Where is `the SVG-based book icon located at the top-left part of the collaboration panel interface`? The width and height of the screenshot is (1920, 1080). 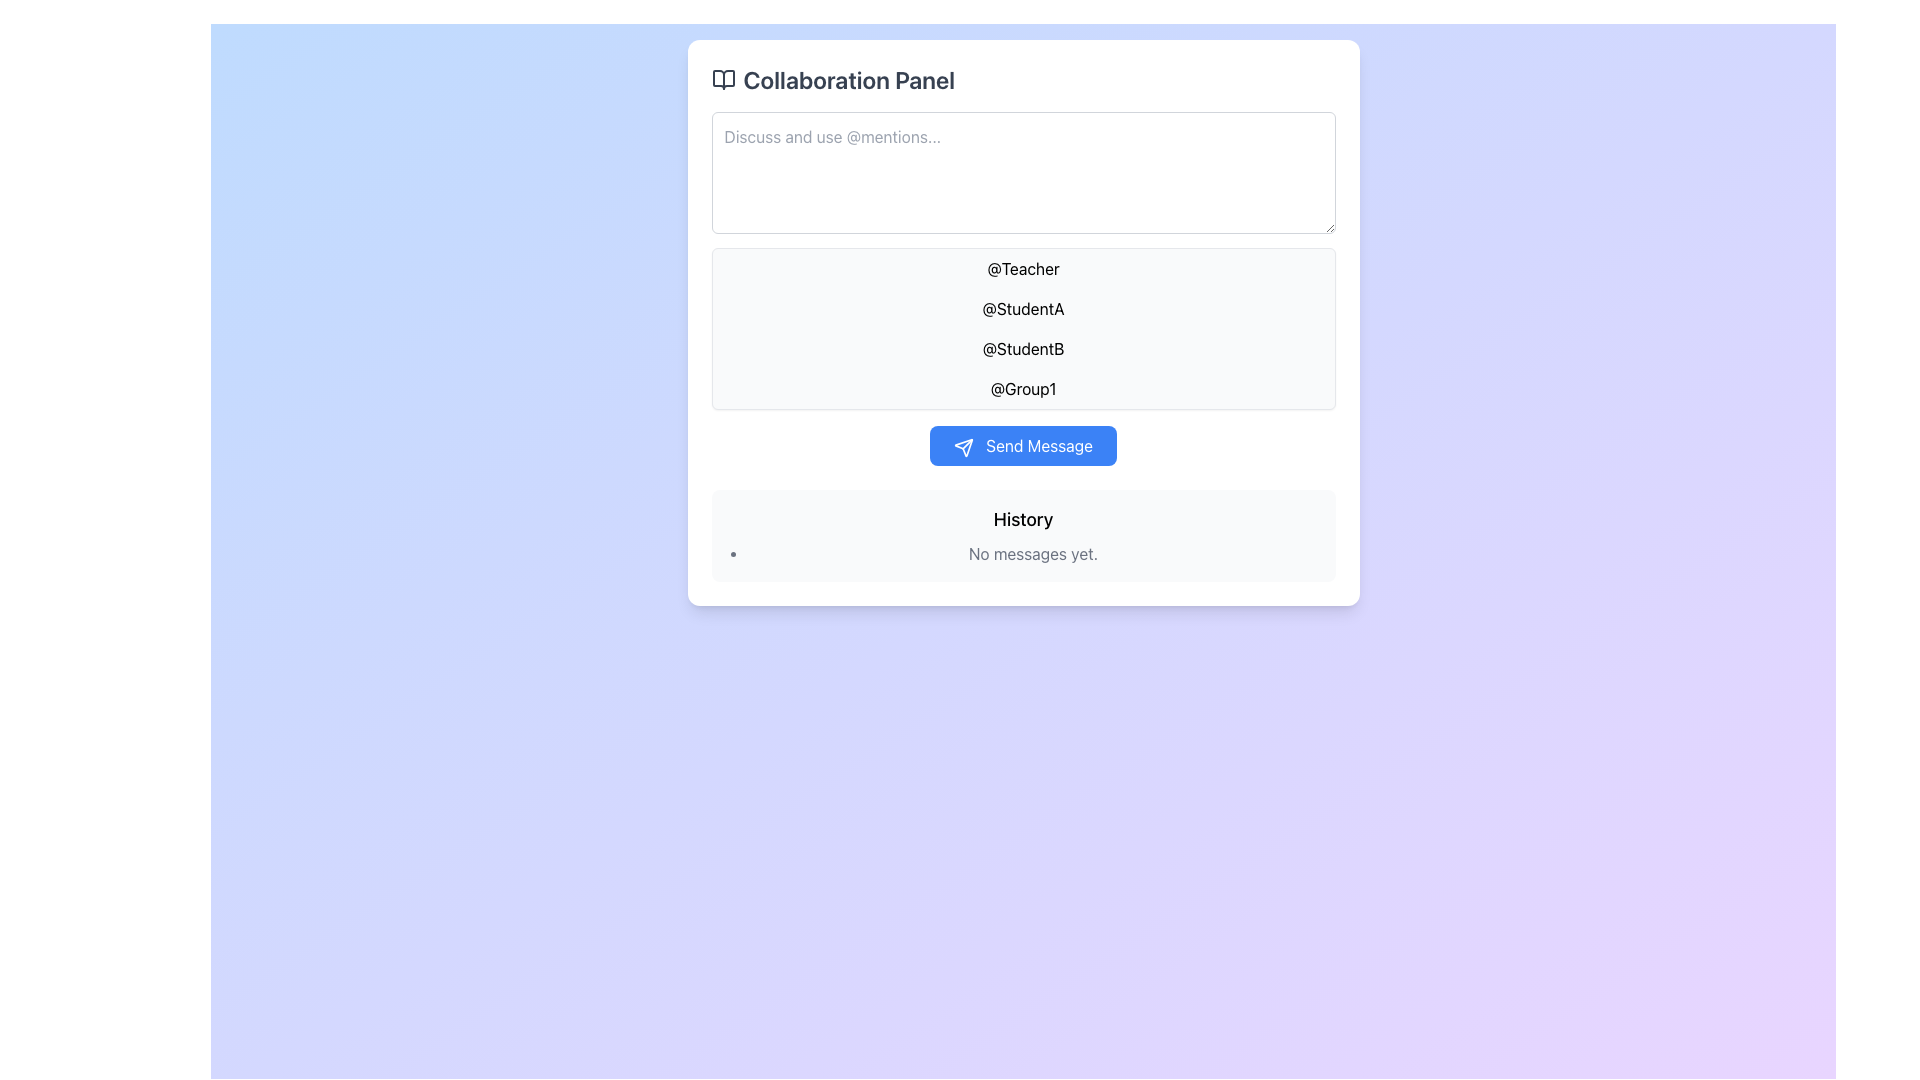
the SVG-based book icon located at the top-left part of the collaboration panel interface is located at coordinates (722, 79).